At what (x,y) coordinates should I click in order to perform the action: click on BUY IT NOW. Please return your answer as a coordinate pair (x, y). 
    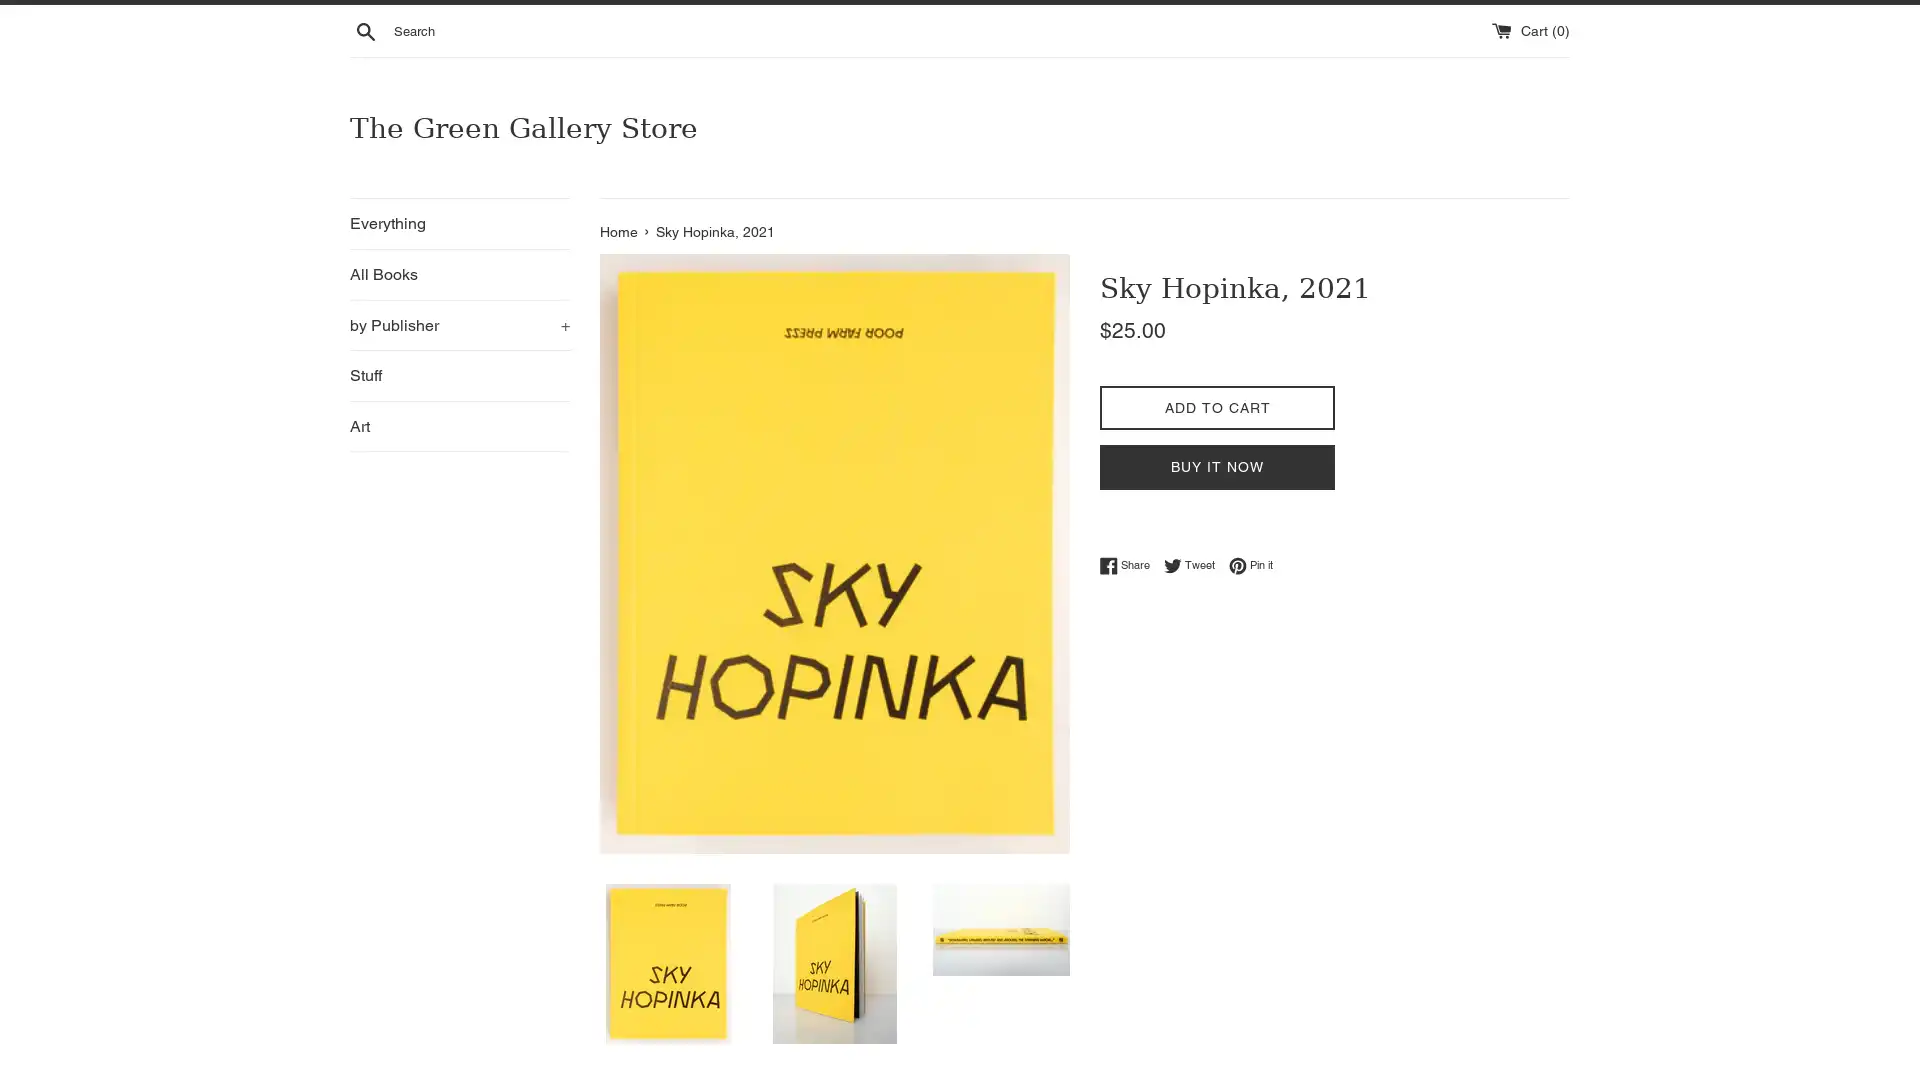
    Looking at the image, I should click on (1216, 466).